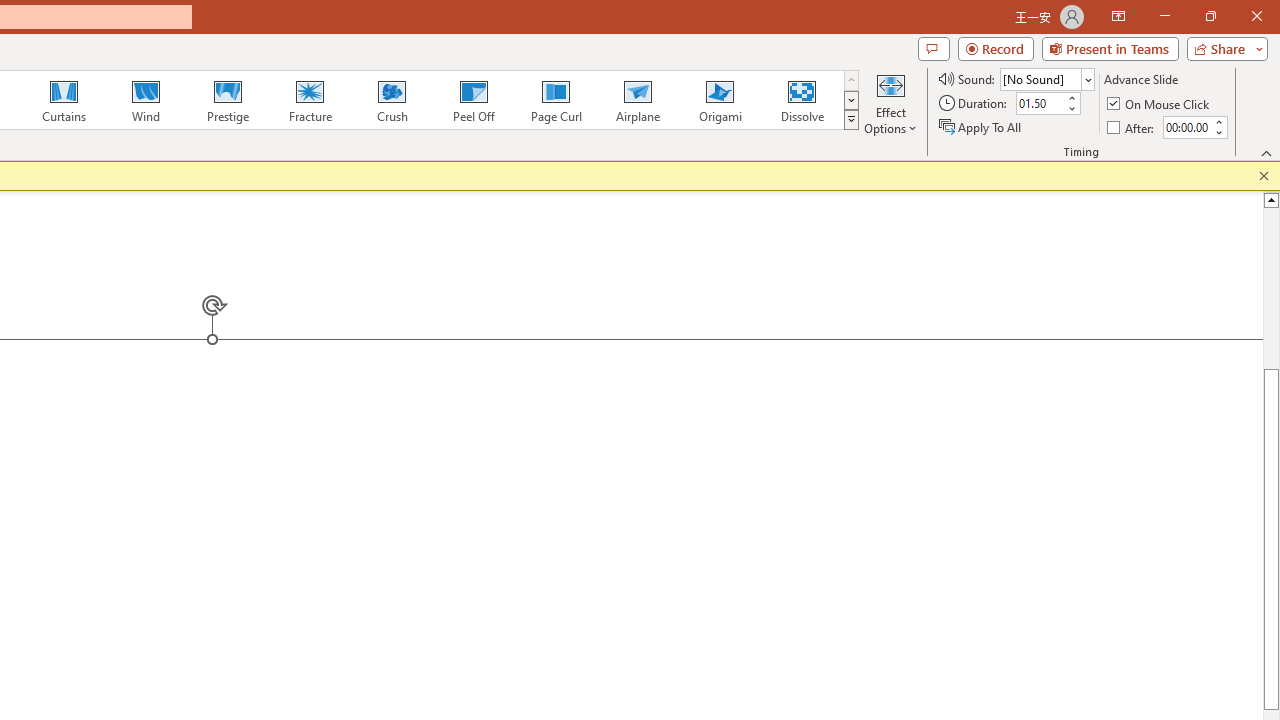 This screenshot has height=720, width=1280. I want to click on 'Heading 2', so click(429, 159).